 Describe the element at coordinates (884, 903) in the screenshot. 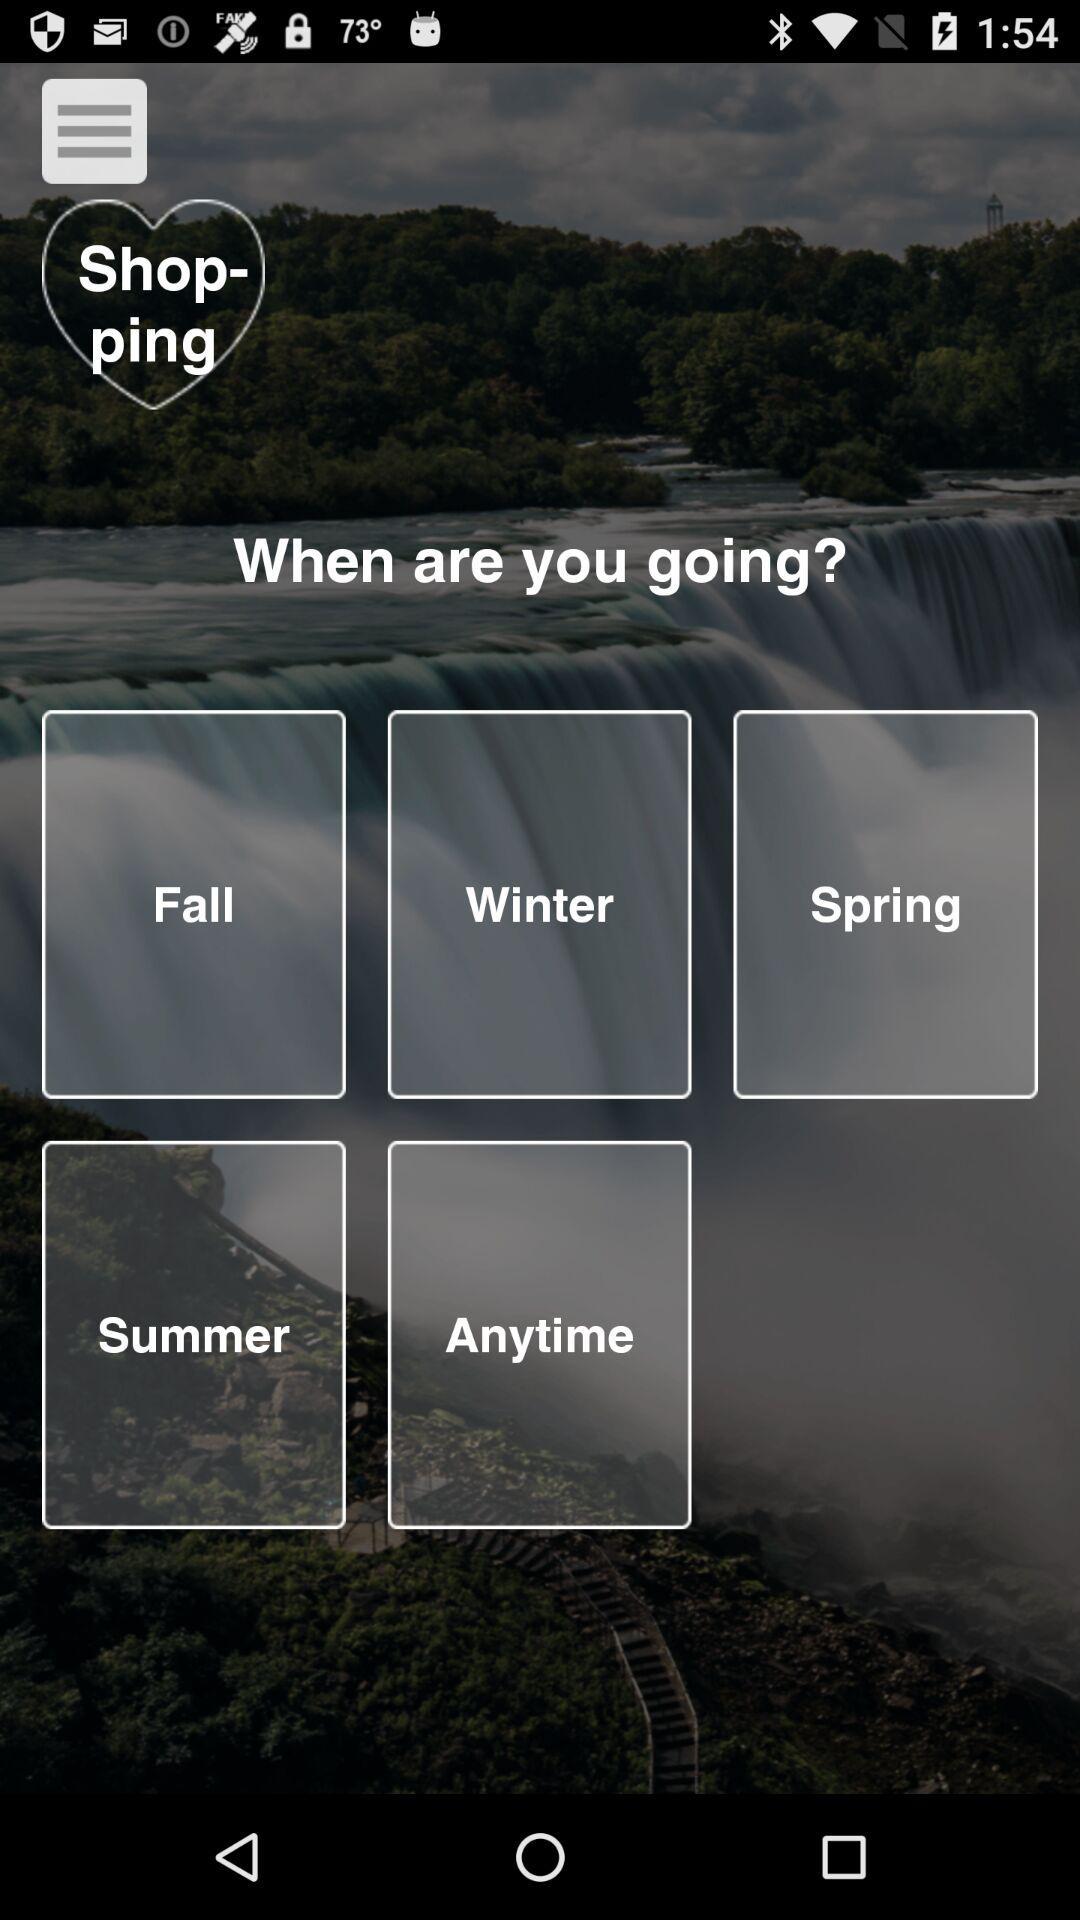

I see `spring` at that location.